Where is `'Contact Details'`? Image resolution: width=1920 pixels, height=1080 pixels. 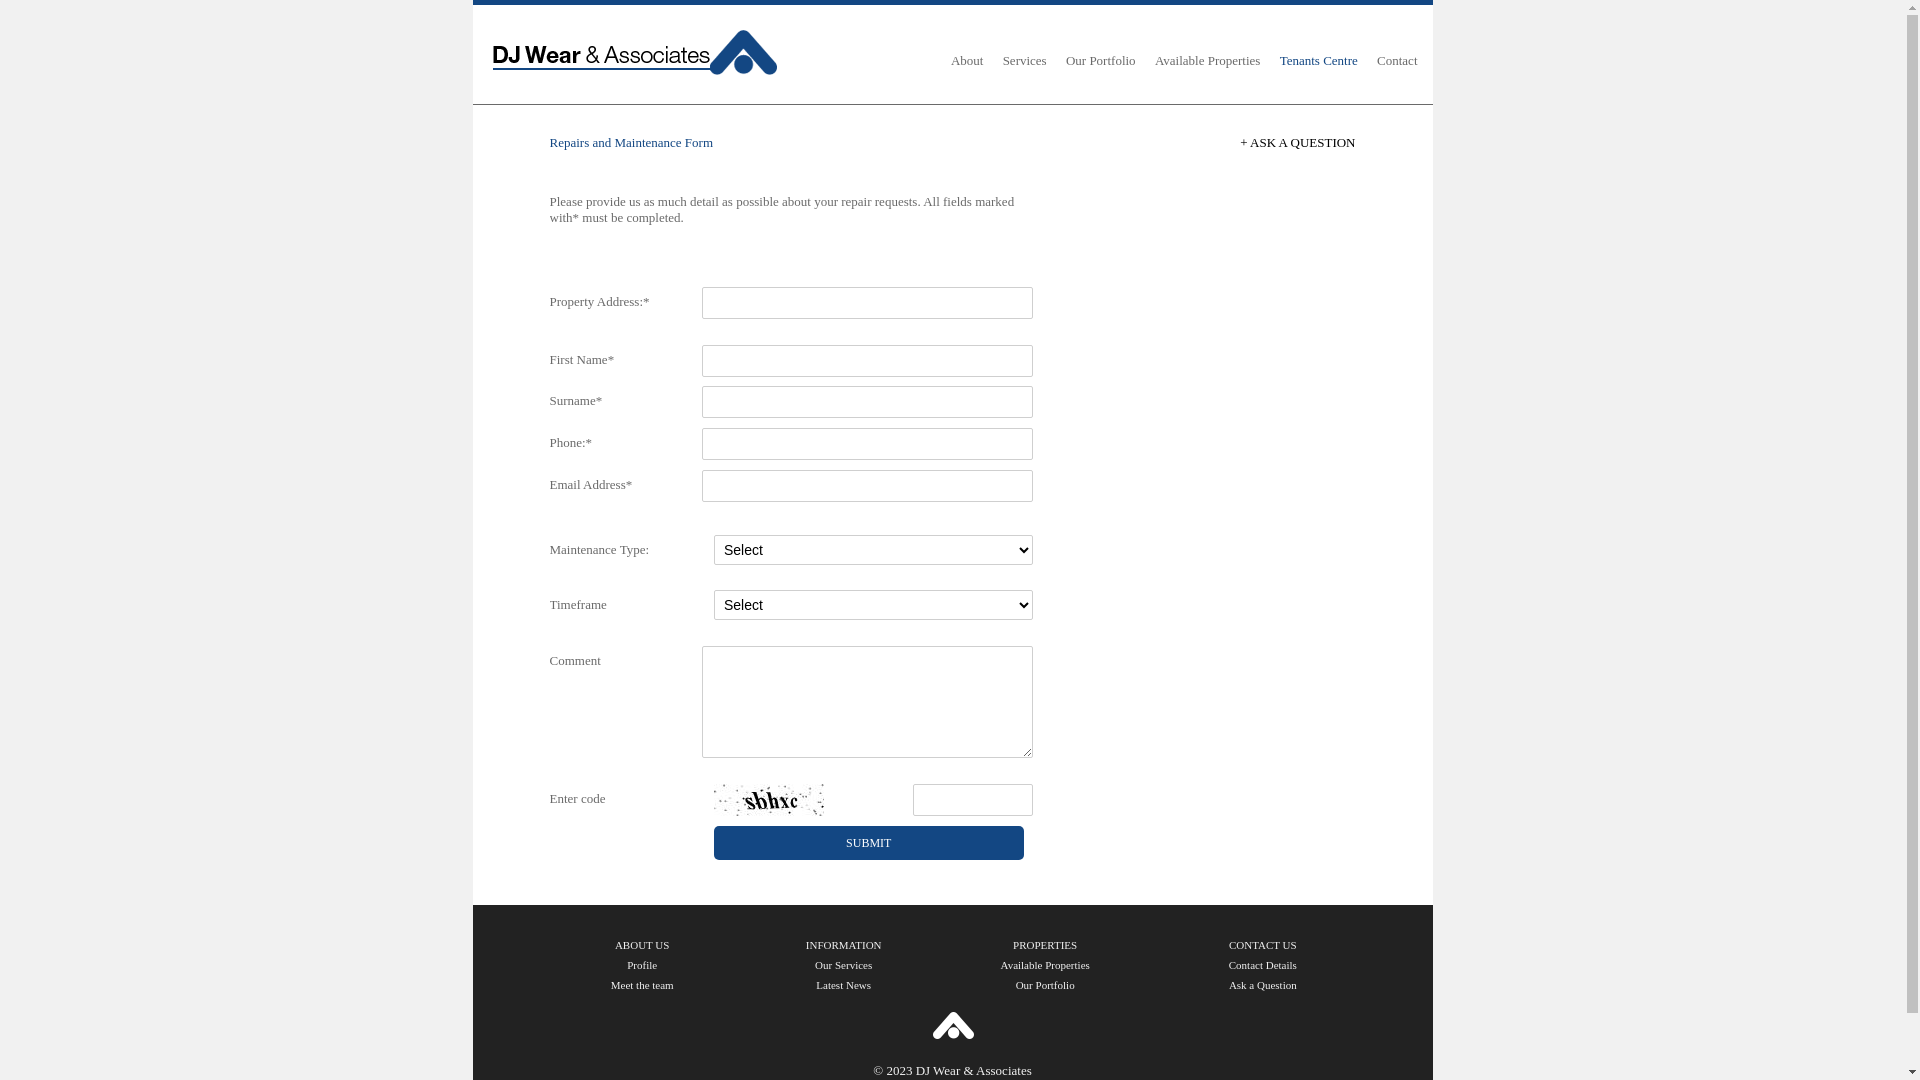
'Contact Details' is located at coordinates (1261, 963).